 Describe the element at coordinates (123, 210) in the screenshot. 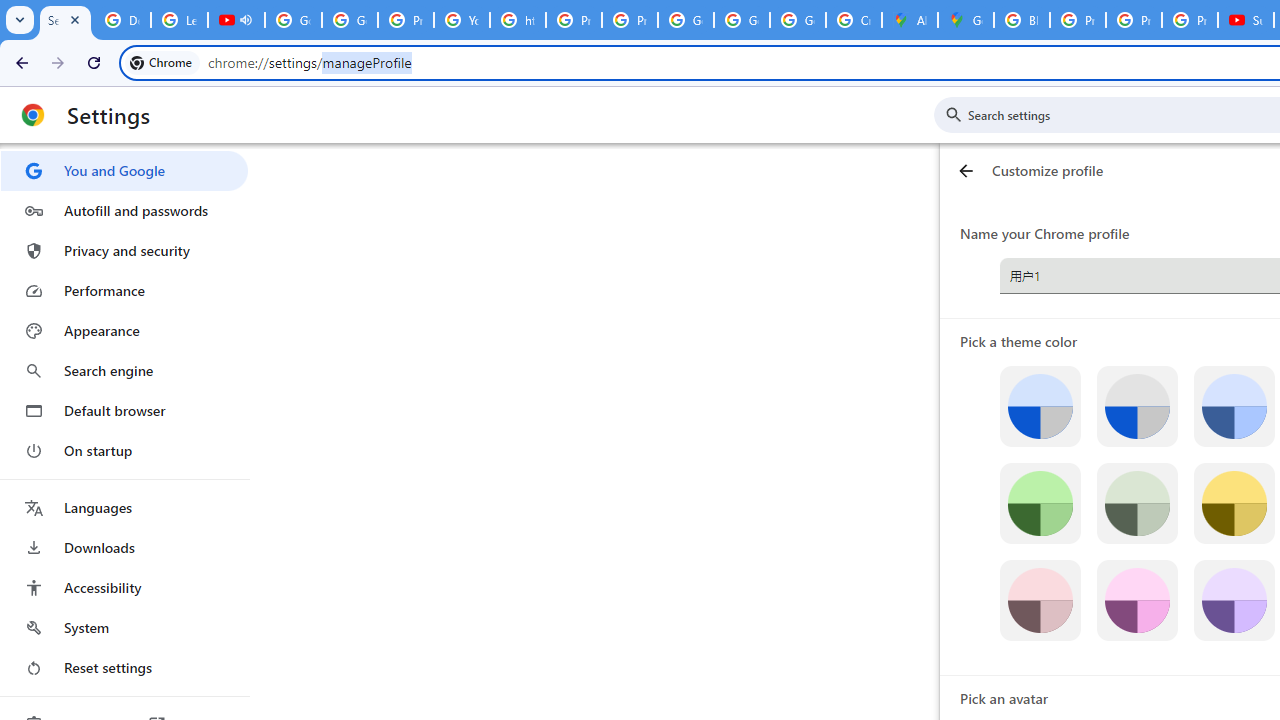

I see `'Autofill and passwords'` at that location.